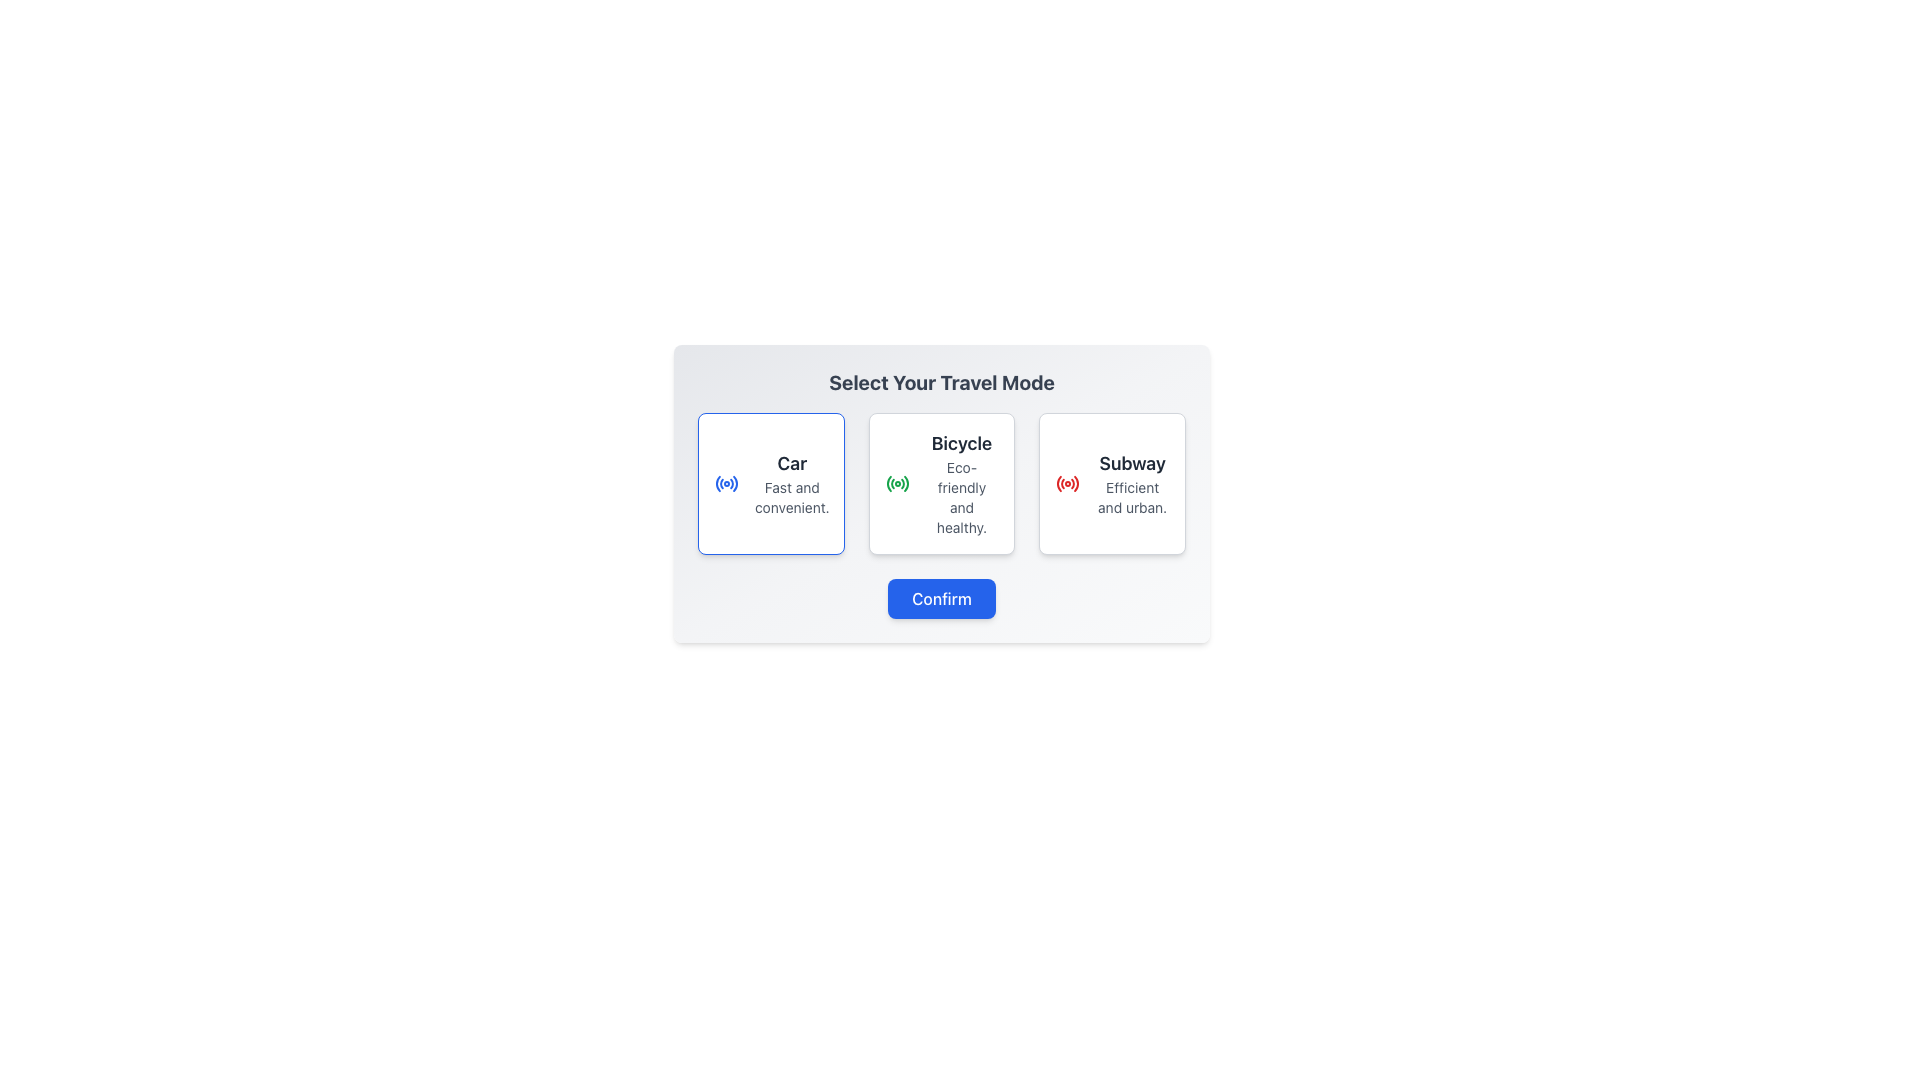  I want to click on the content of the horizontal grid layout containing the travel mode options (Car, Bicycle, Subway) located below the 'Select Your Travel Mode' title, so click(940, 483).